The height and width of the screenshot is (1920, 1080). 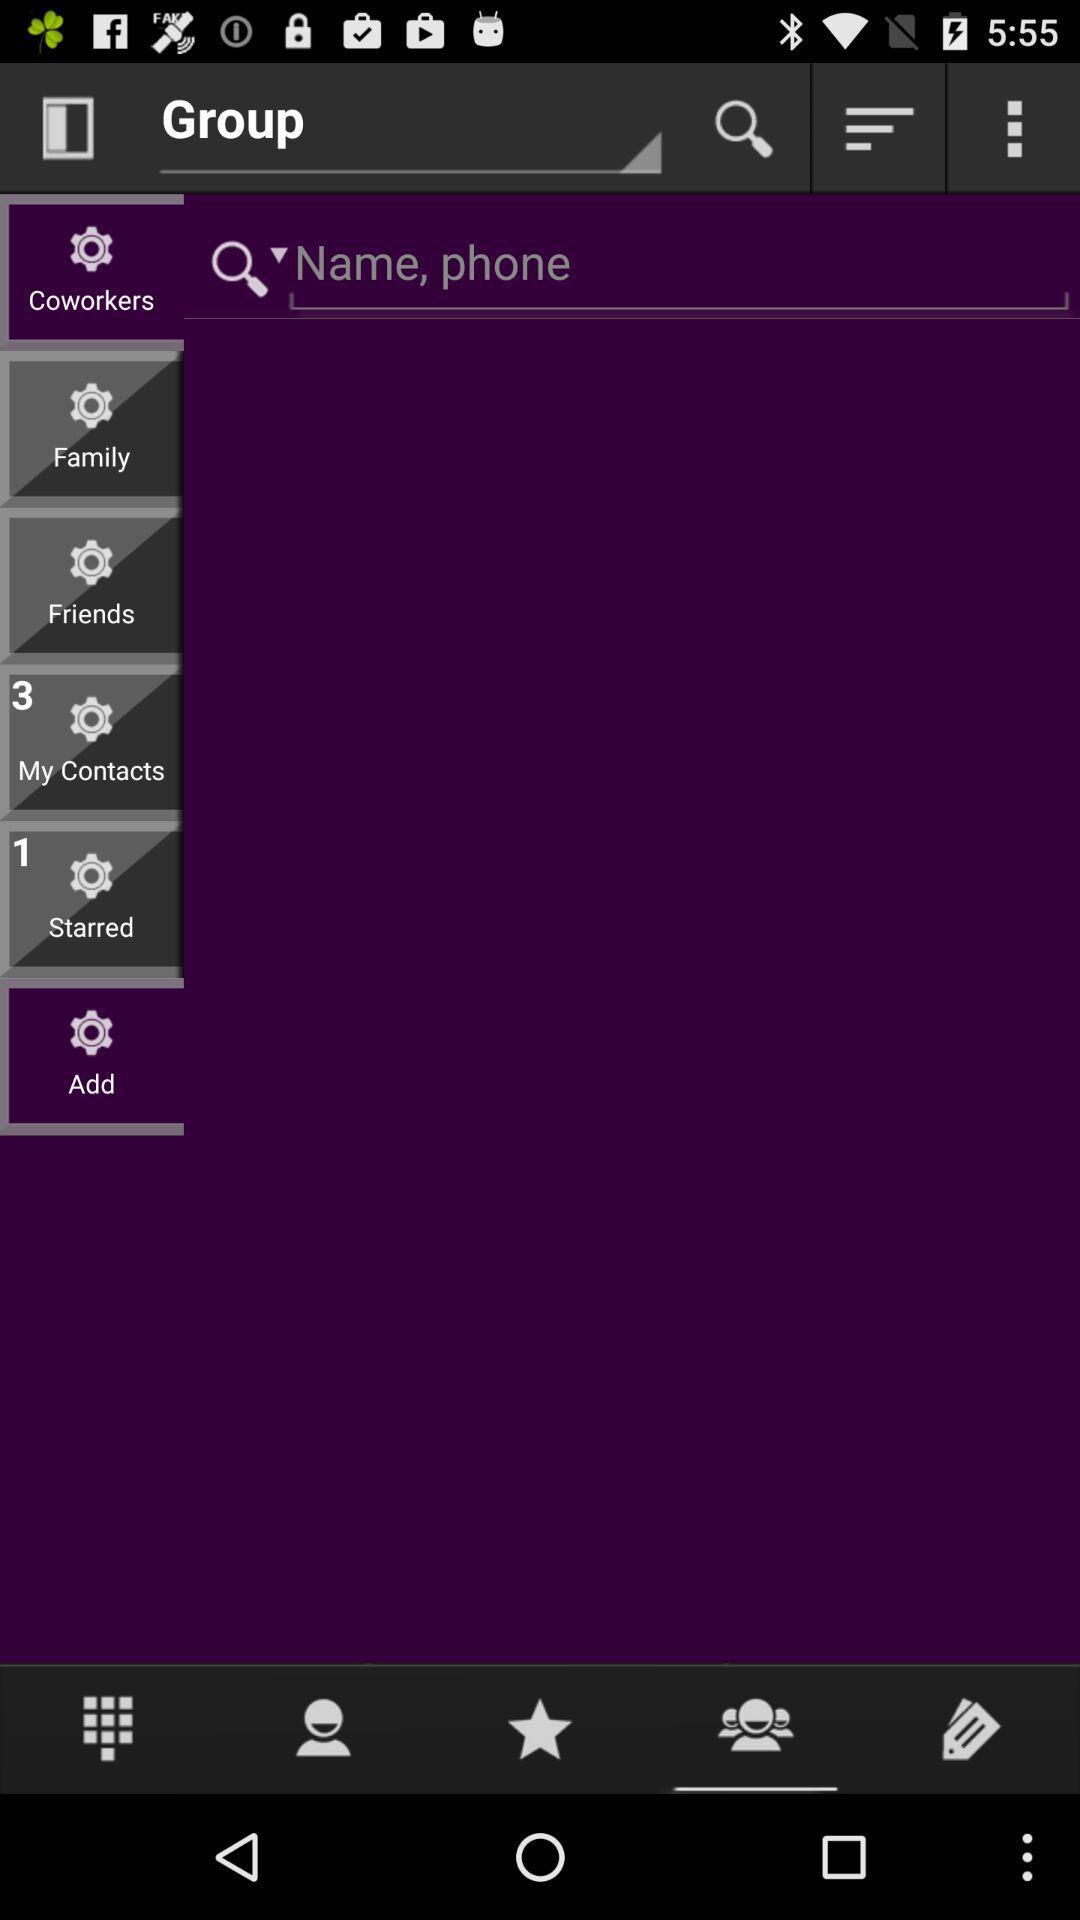 What do you see at coordinates (323, 1727) in the screenshot?
I see `user` at bounding box center [323, 1727].